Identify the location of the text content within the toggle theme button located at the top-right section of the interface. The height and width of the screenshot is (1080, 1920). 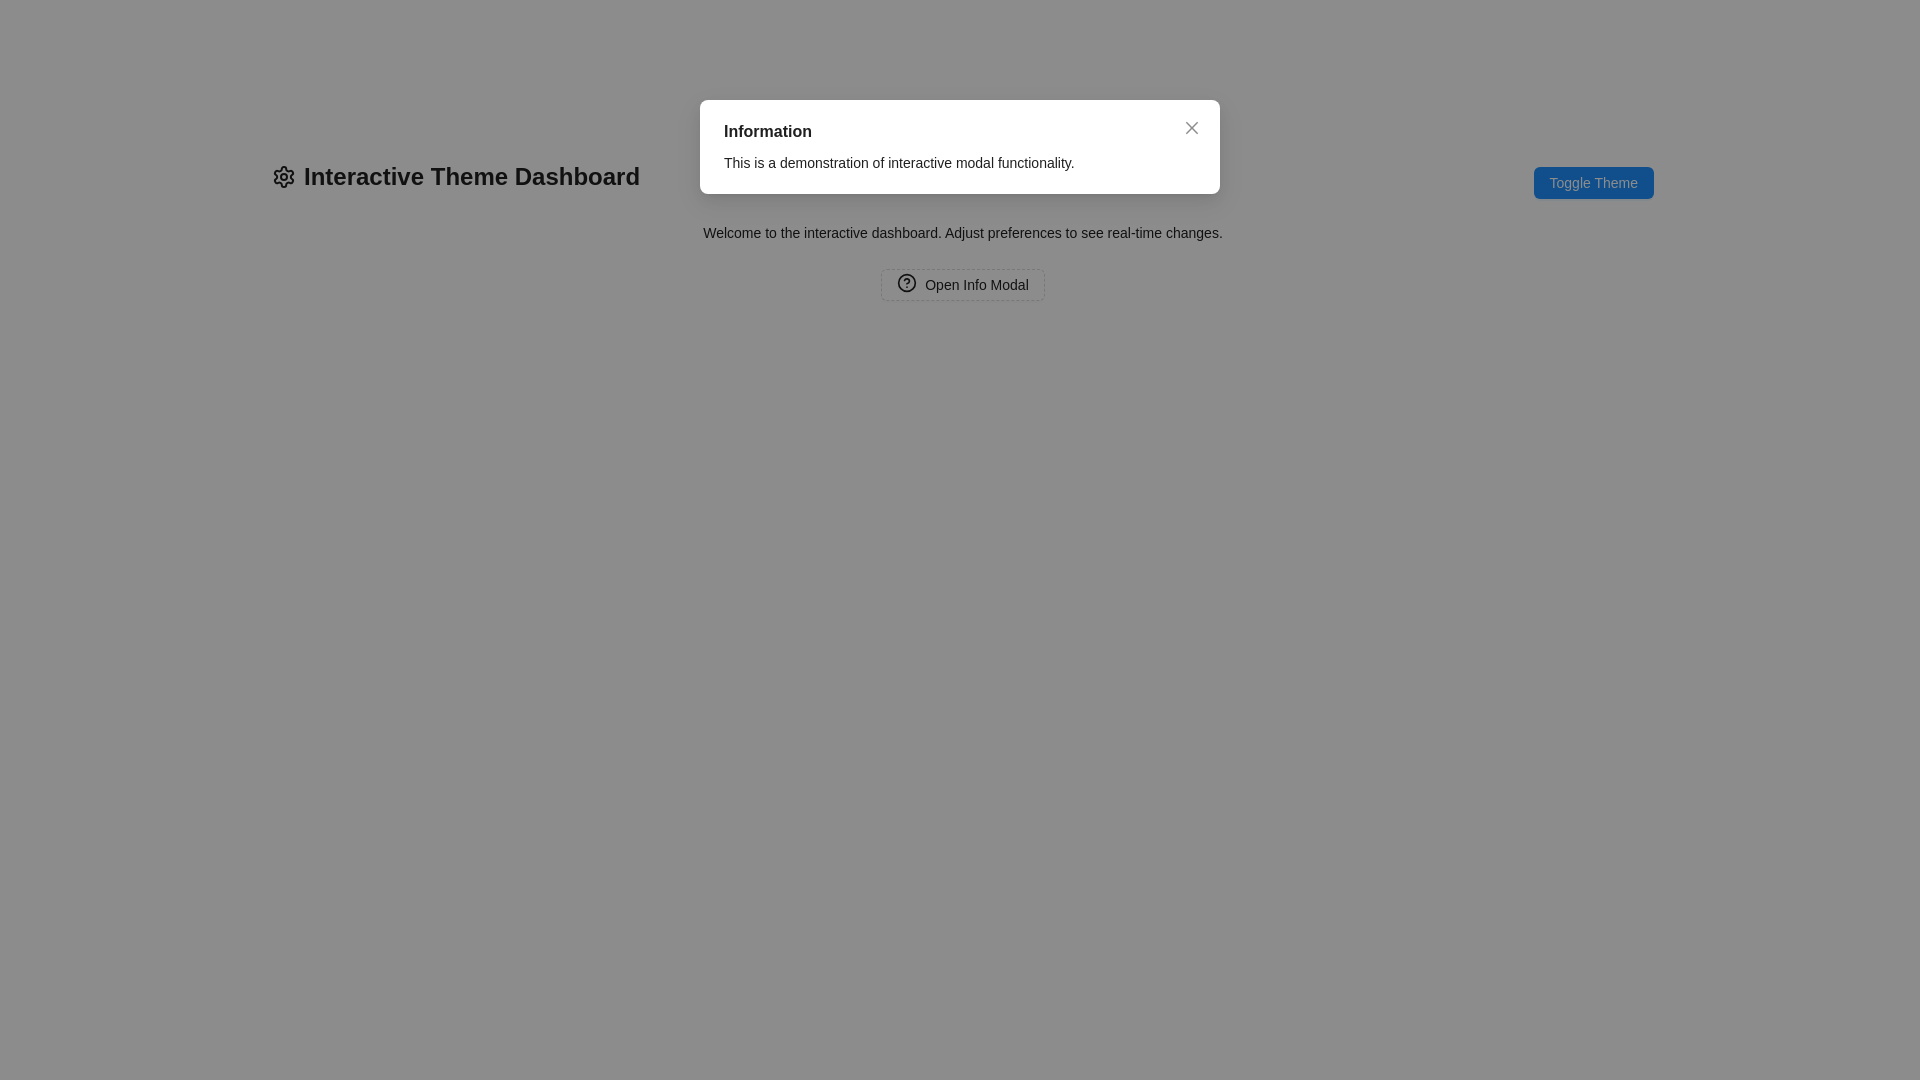
(1592, 182).